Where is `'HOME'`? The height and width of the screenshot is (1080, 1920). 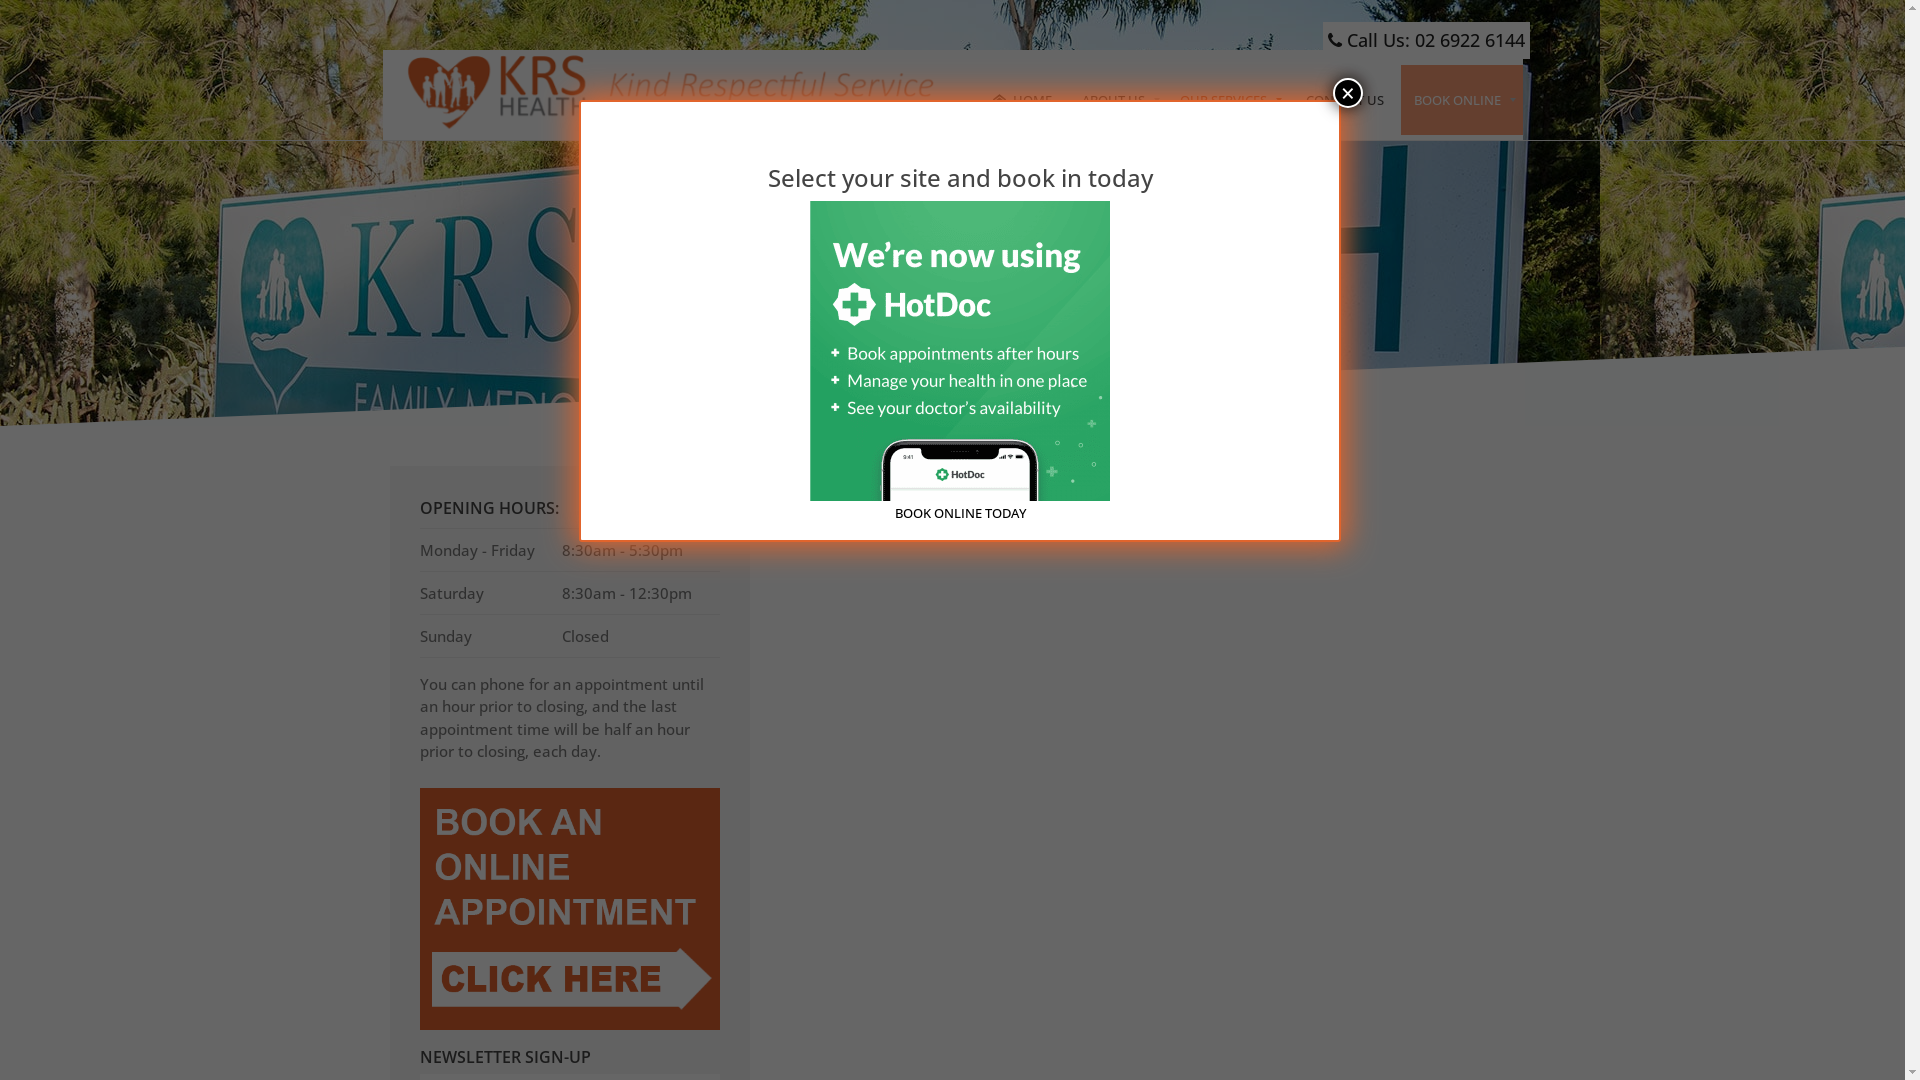 'HOME' is located at coordinates (1022, 100).